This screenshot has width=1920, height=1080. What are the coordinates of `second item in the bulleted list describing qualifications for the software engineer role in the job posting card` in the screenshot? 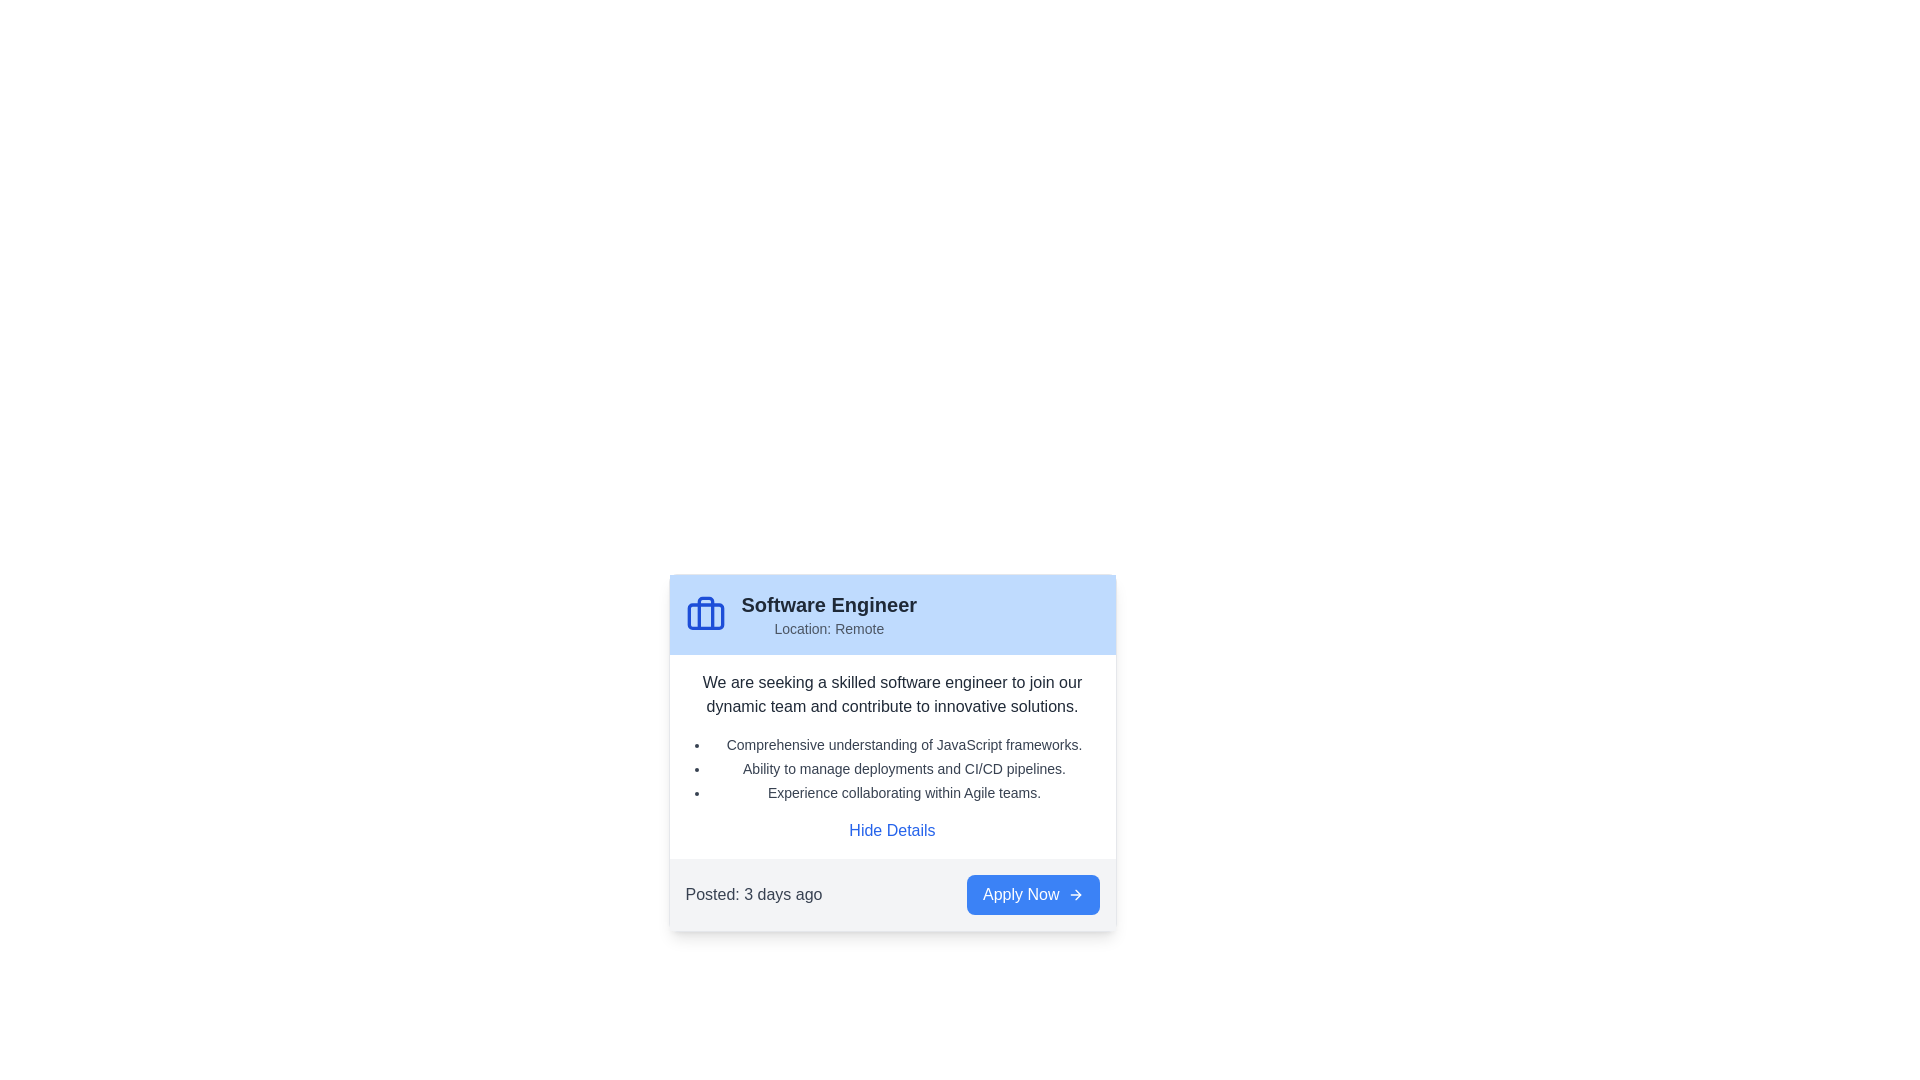 It's located at (903, 767).